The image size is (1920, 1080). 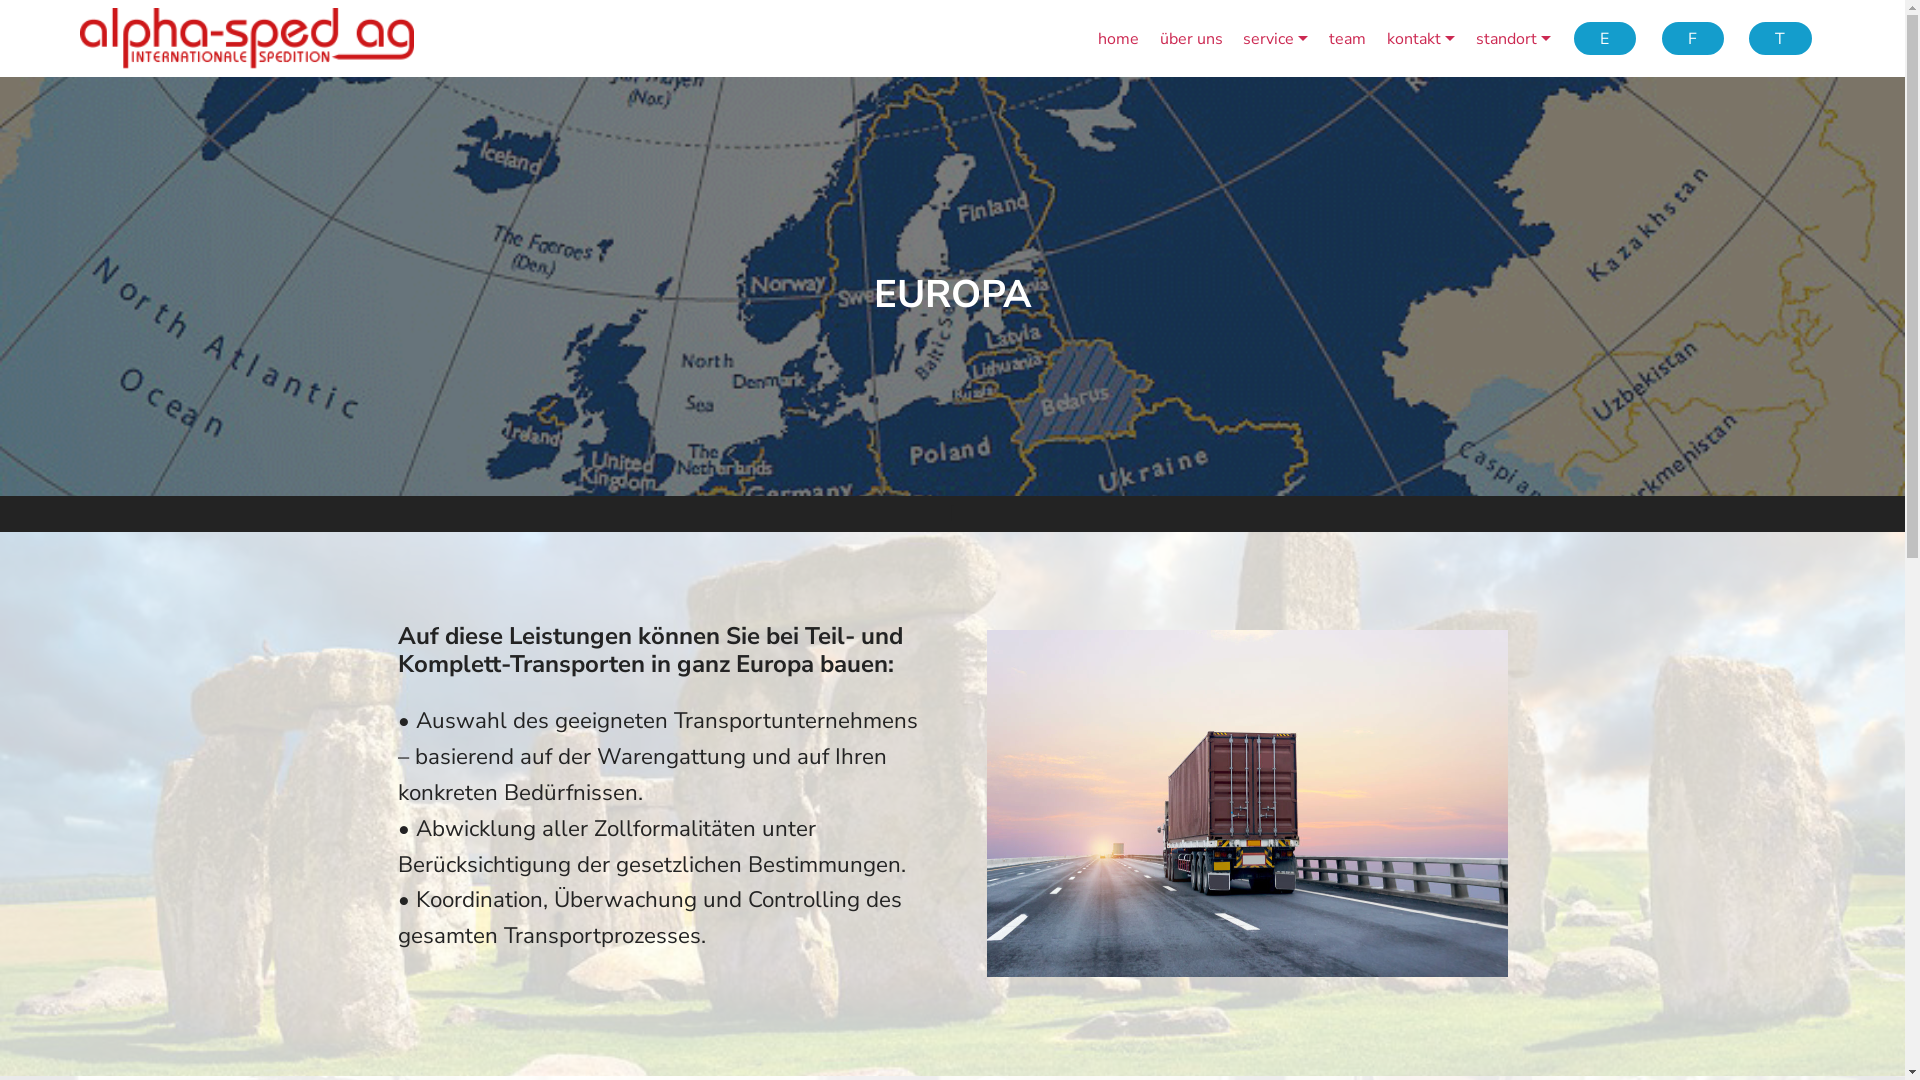 I want to click on 'home', so click(x=1117, y=38).